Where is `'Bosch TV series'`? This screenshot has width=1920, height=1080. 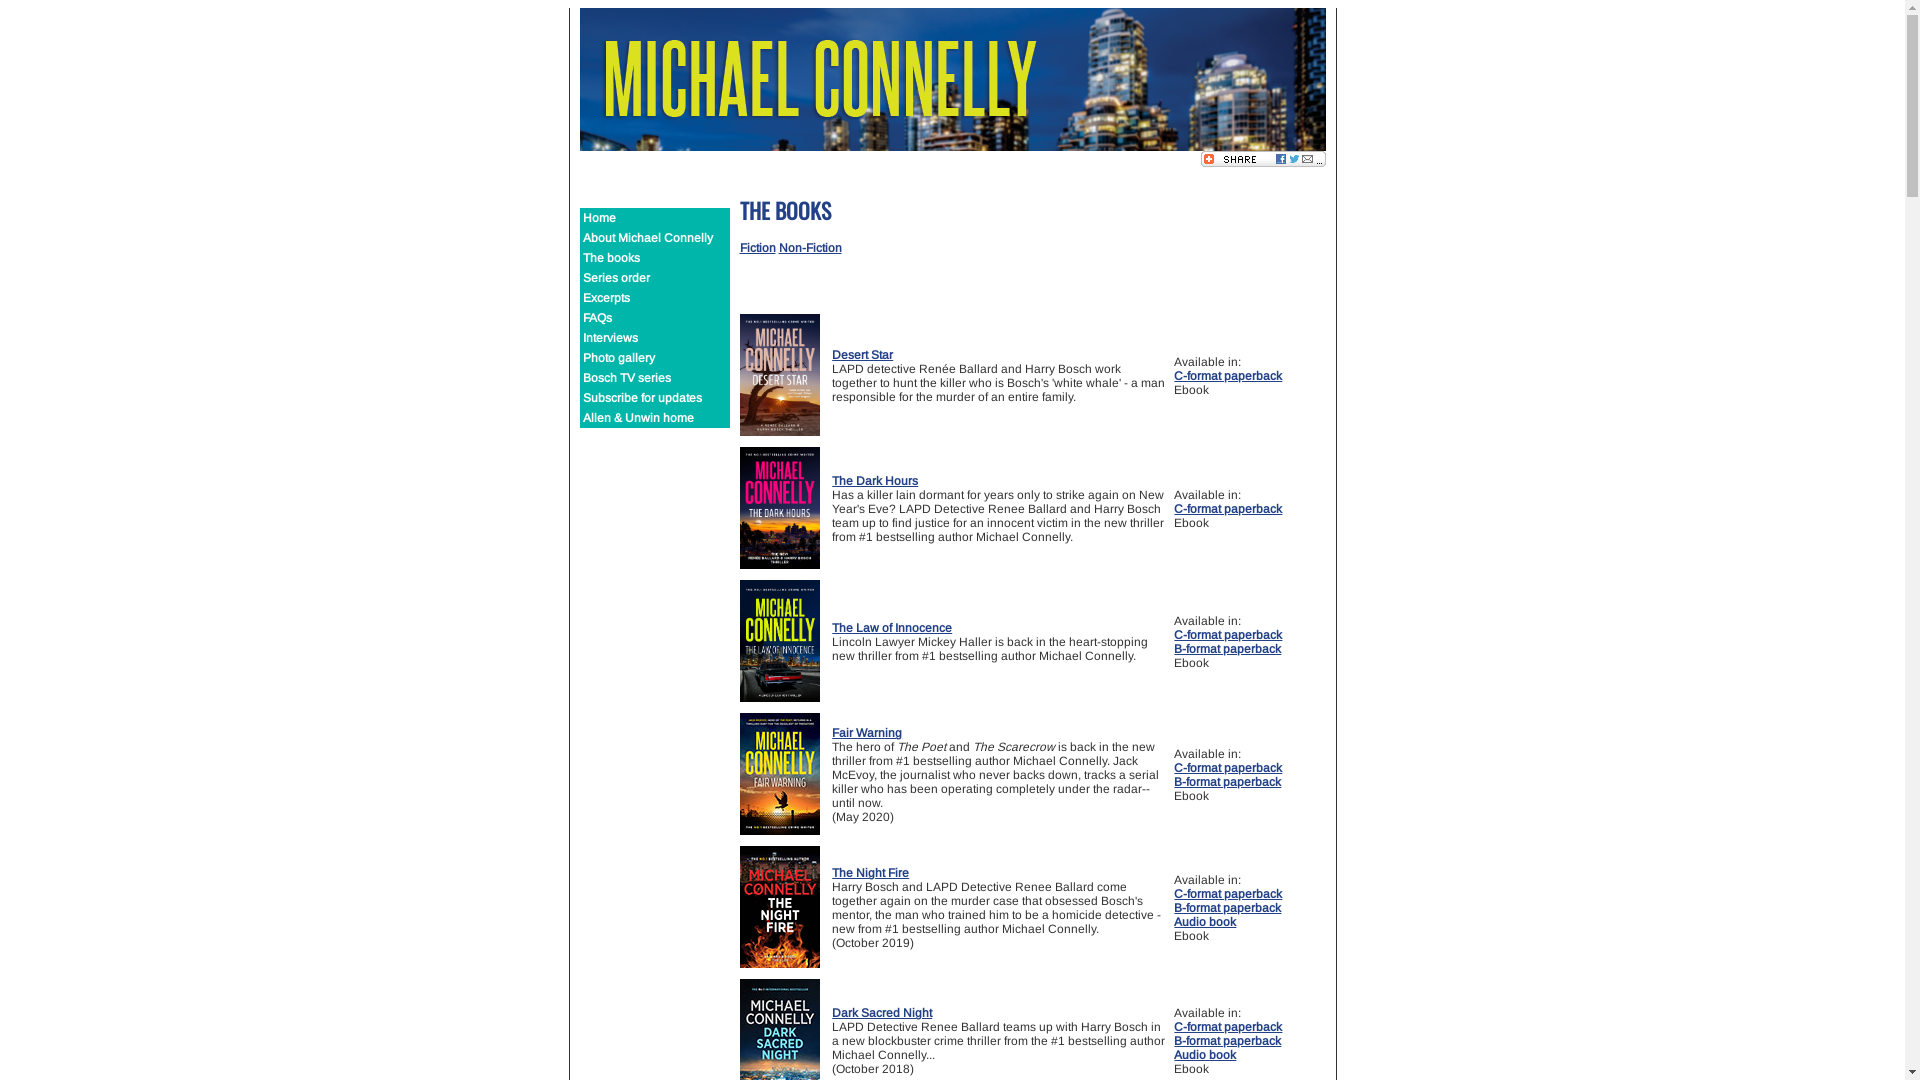
'Bosch TV series' is located at coordinates (654, 378).